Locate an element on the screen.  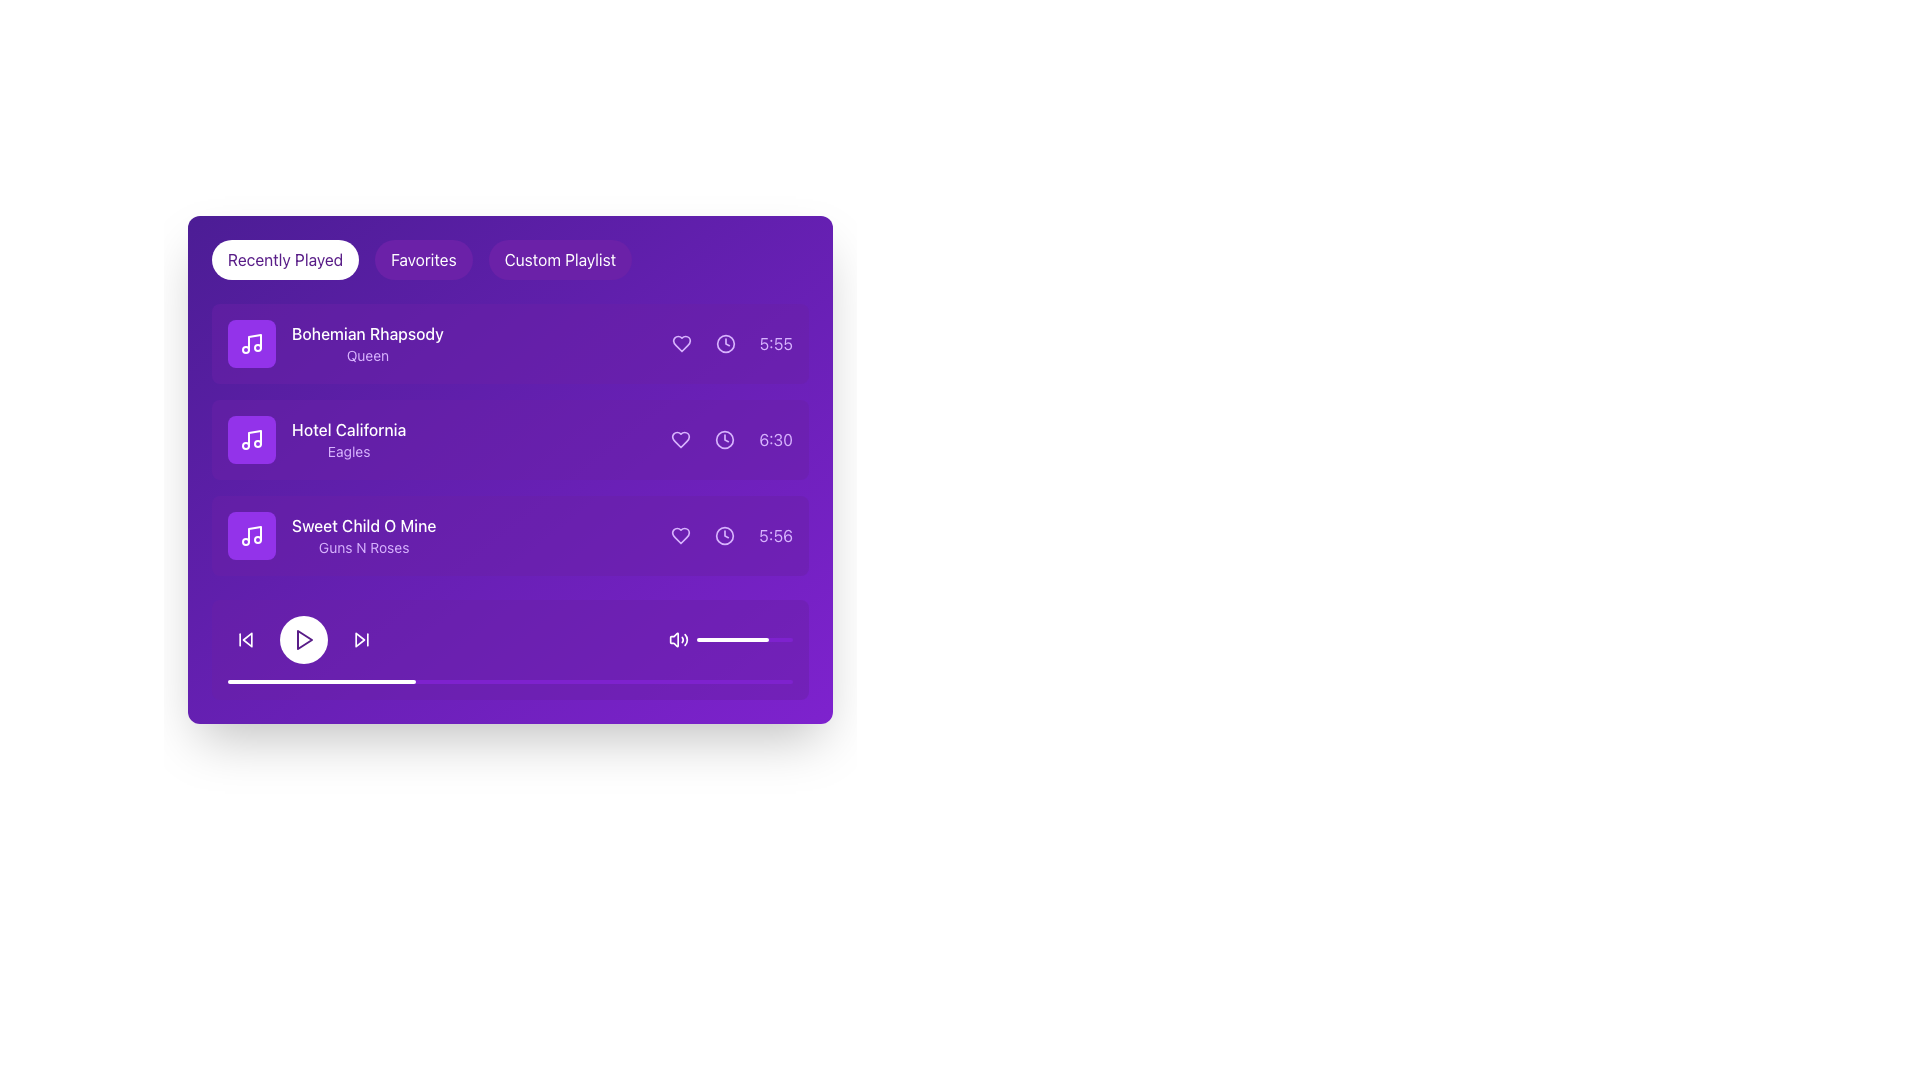
the progress bar is located at coordinates (616, 681).